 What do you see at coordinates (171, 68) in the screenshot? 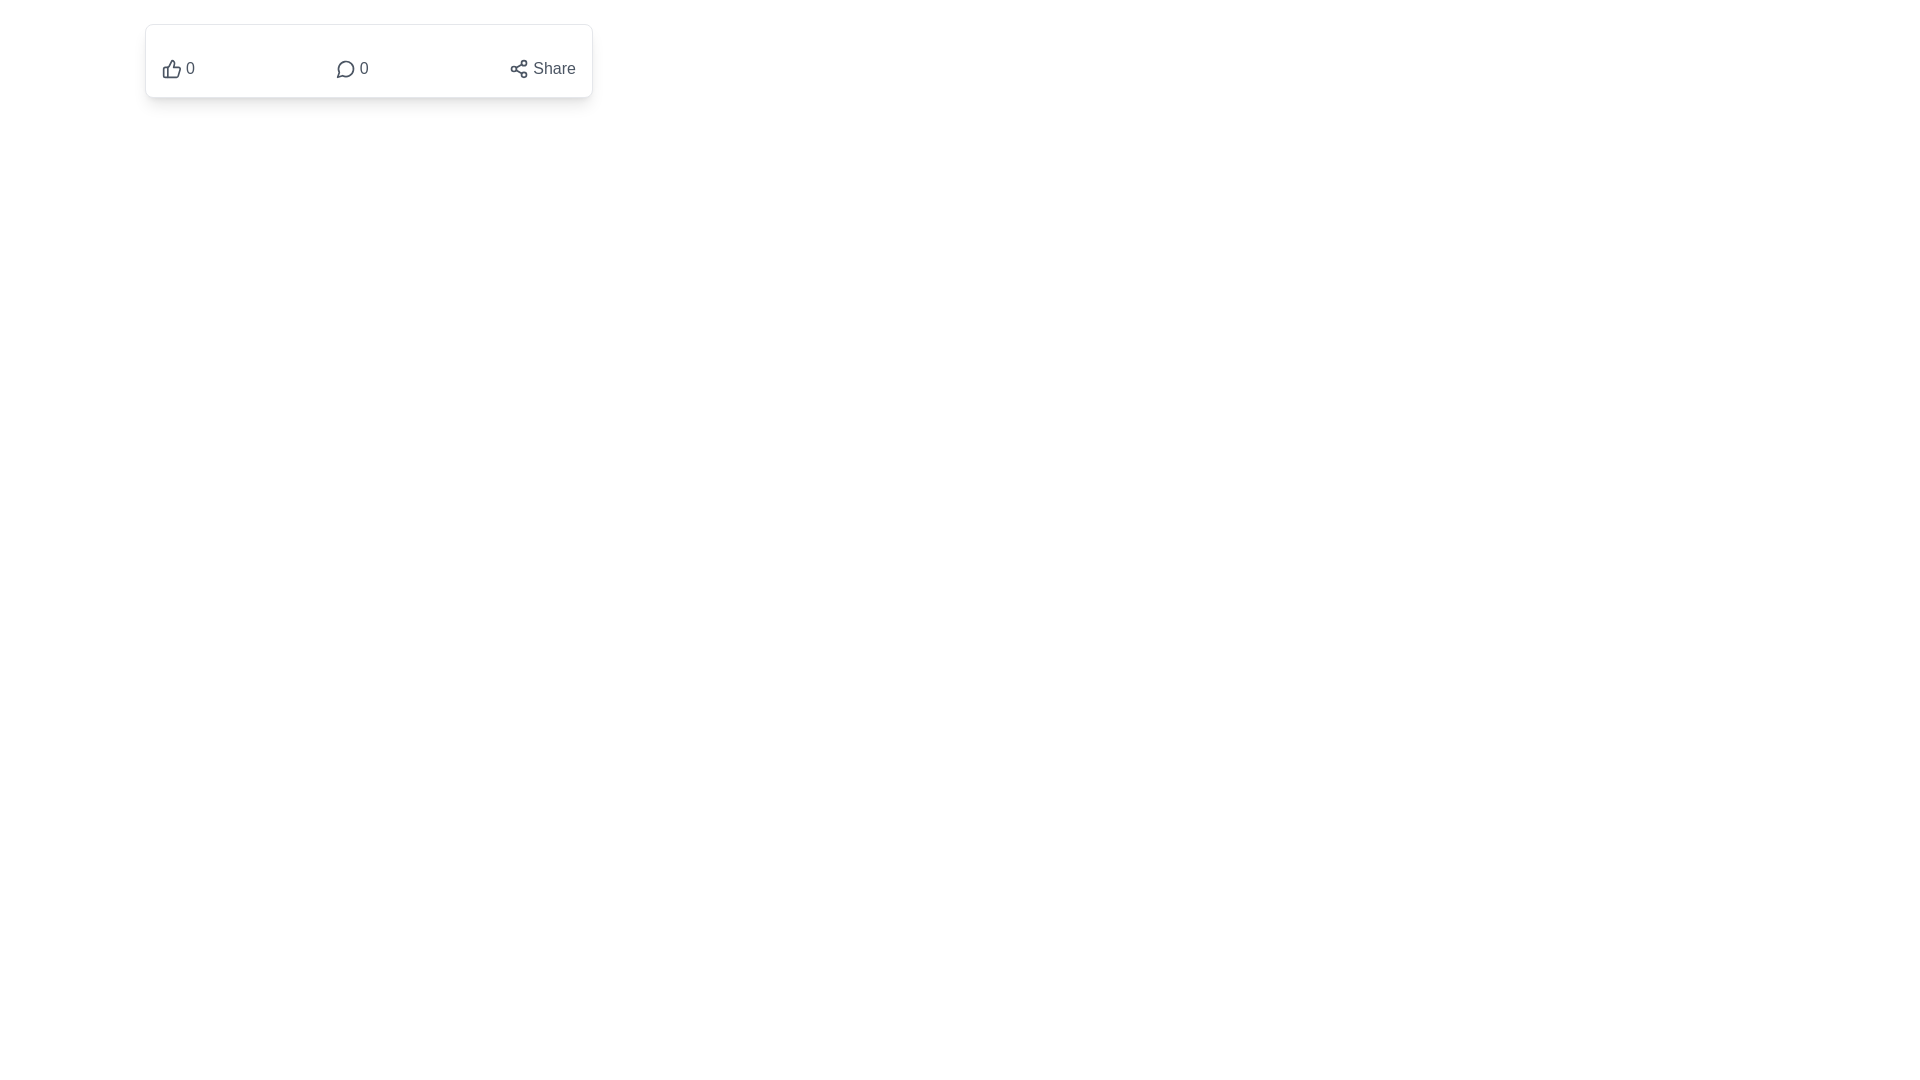
I see `the lower section of the thumbs-up icon, which is part of a graphic depicting approval, to signify approval` at bounding box center [171, 68].